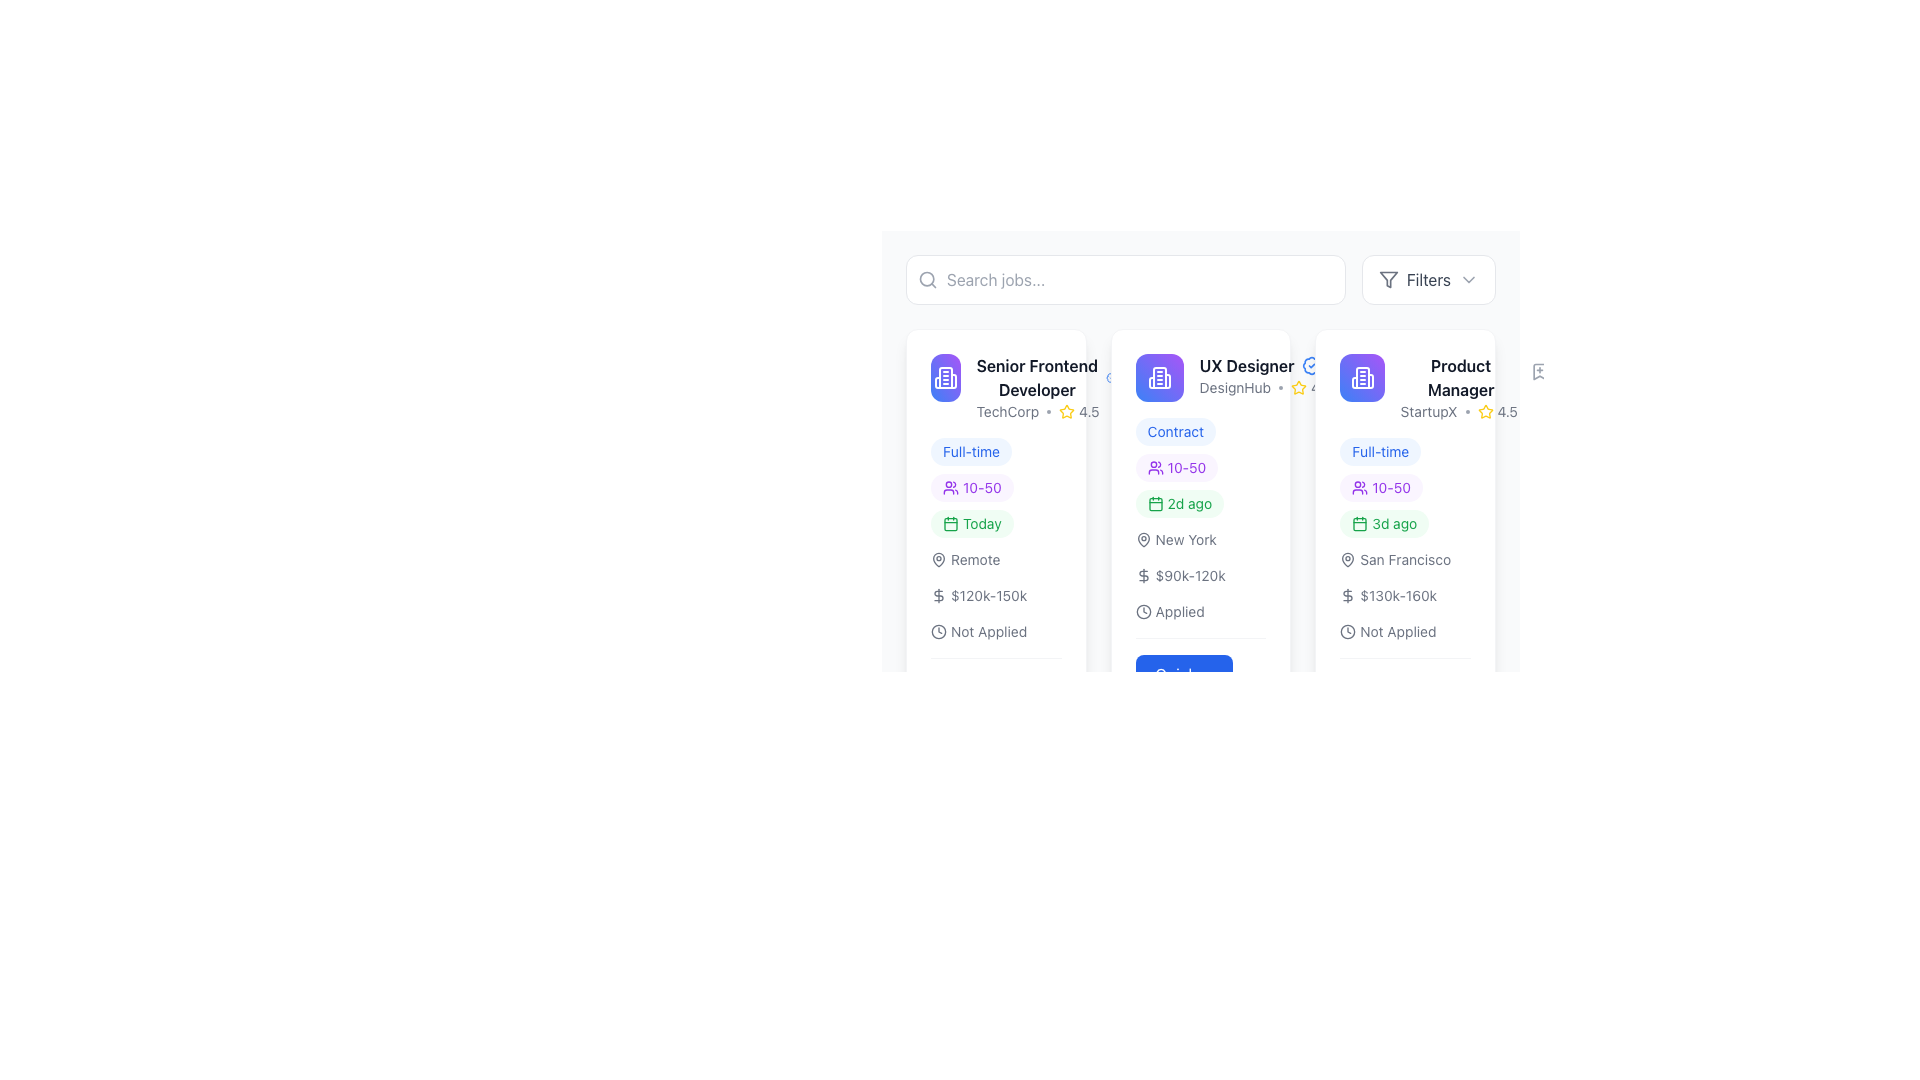 Image resolution: width=1920 pixels, height=1080 pixels. What do you see at coordinates (1159, 378) in the screenshot?
I see `the icon representing the 'UX Designer' role, located at the top-left corner of the card` at bounding box center [1159, 378].